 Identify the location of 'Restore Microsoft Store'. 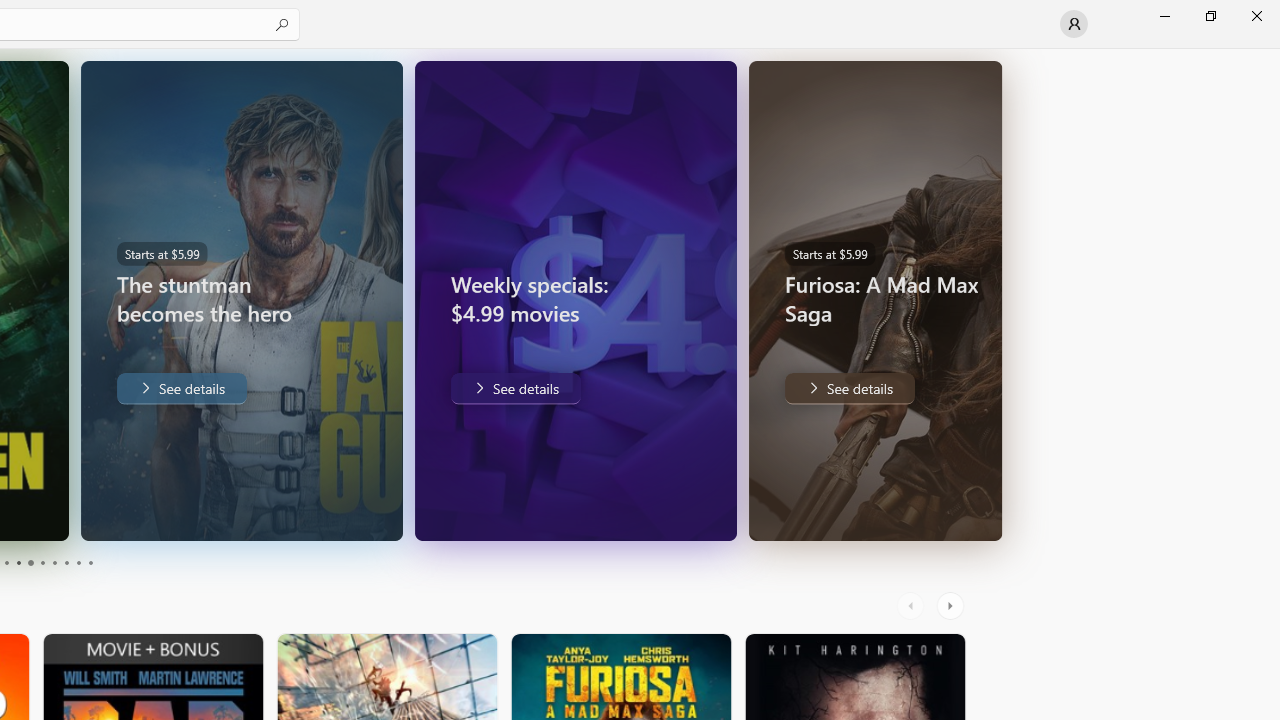
(1209, 15).